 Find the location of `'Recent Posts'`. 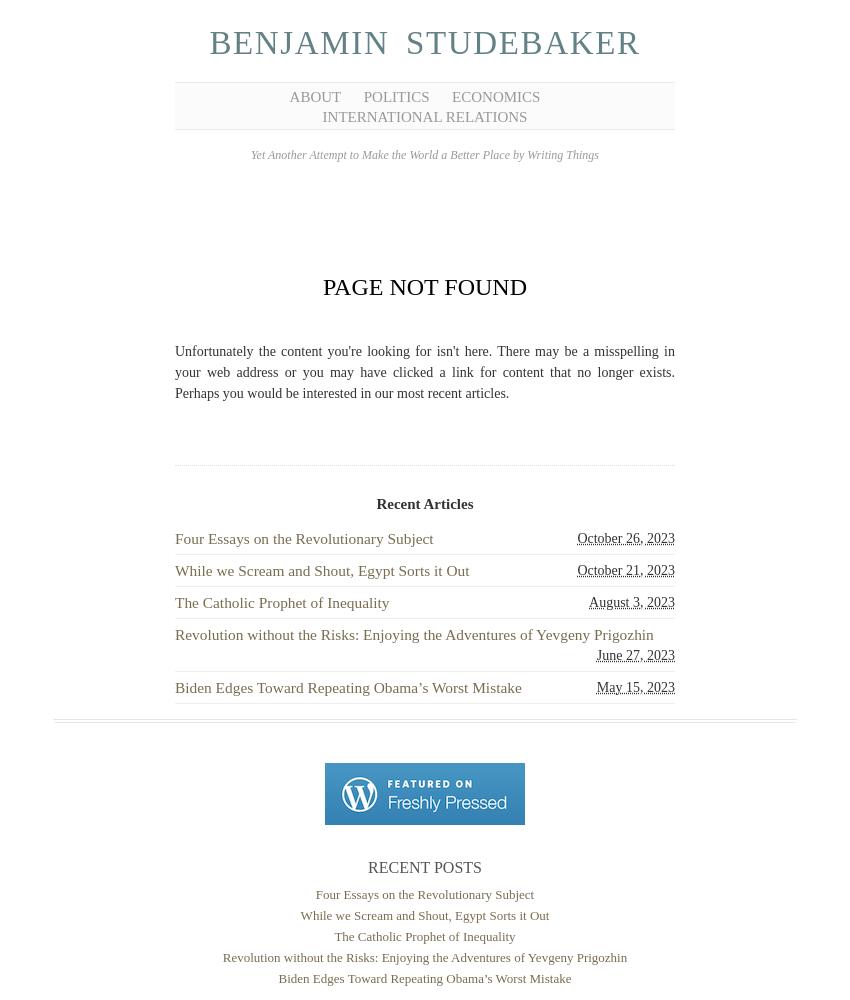

'Recent Posts' is located at coordinates (366, 865).